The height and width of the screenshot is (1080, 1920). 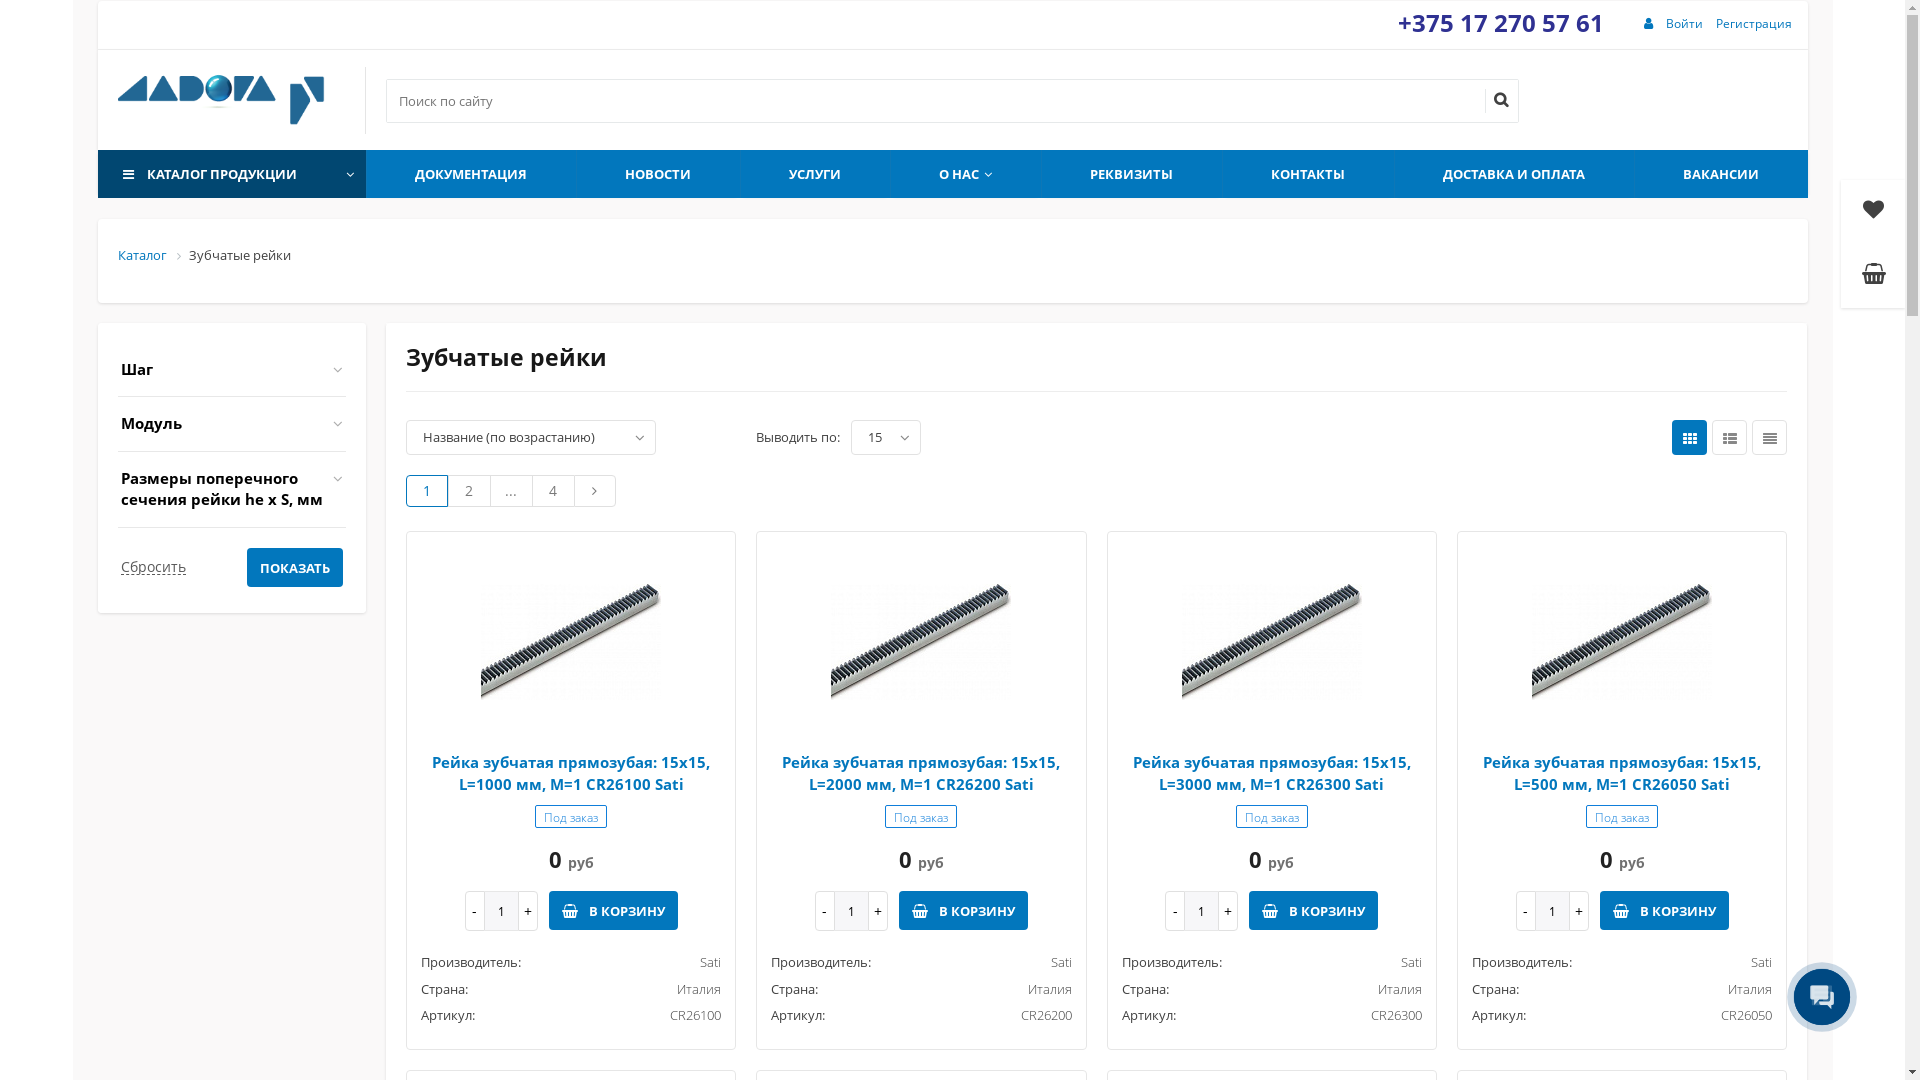 What do you see at coordinates (468, 490) in the screenshot?
I see `'2'` at bounding box center [468, 490].